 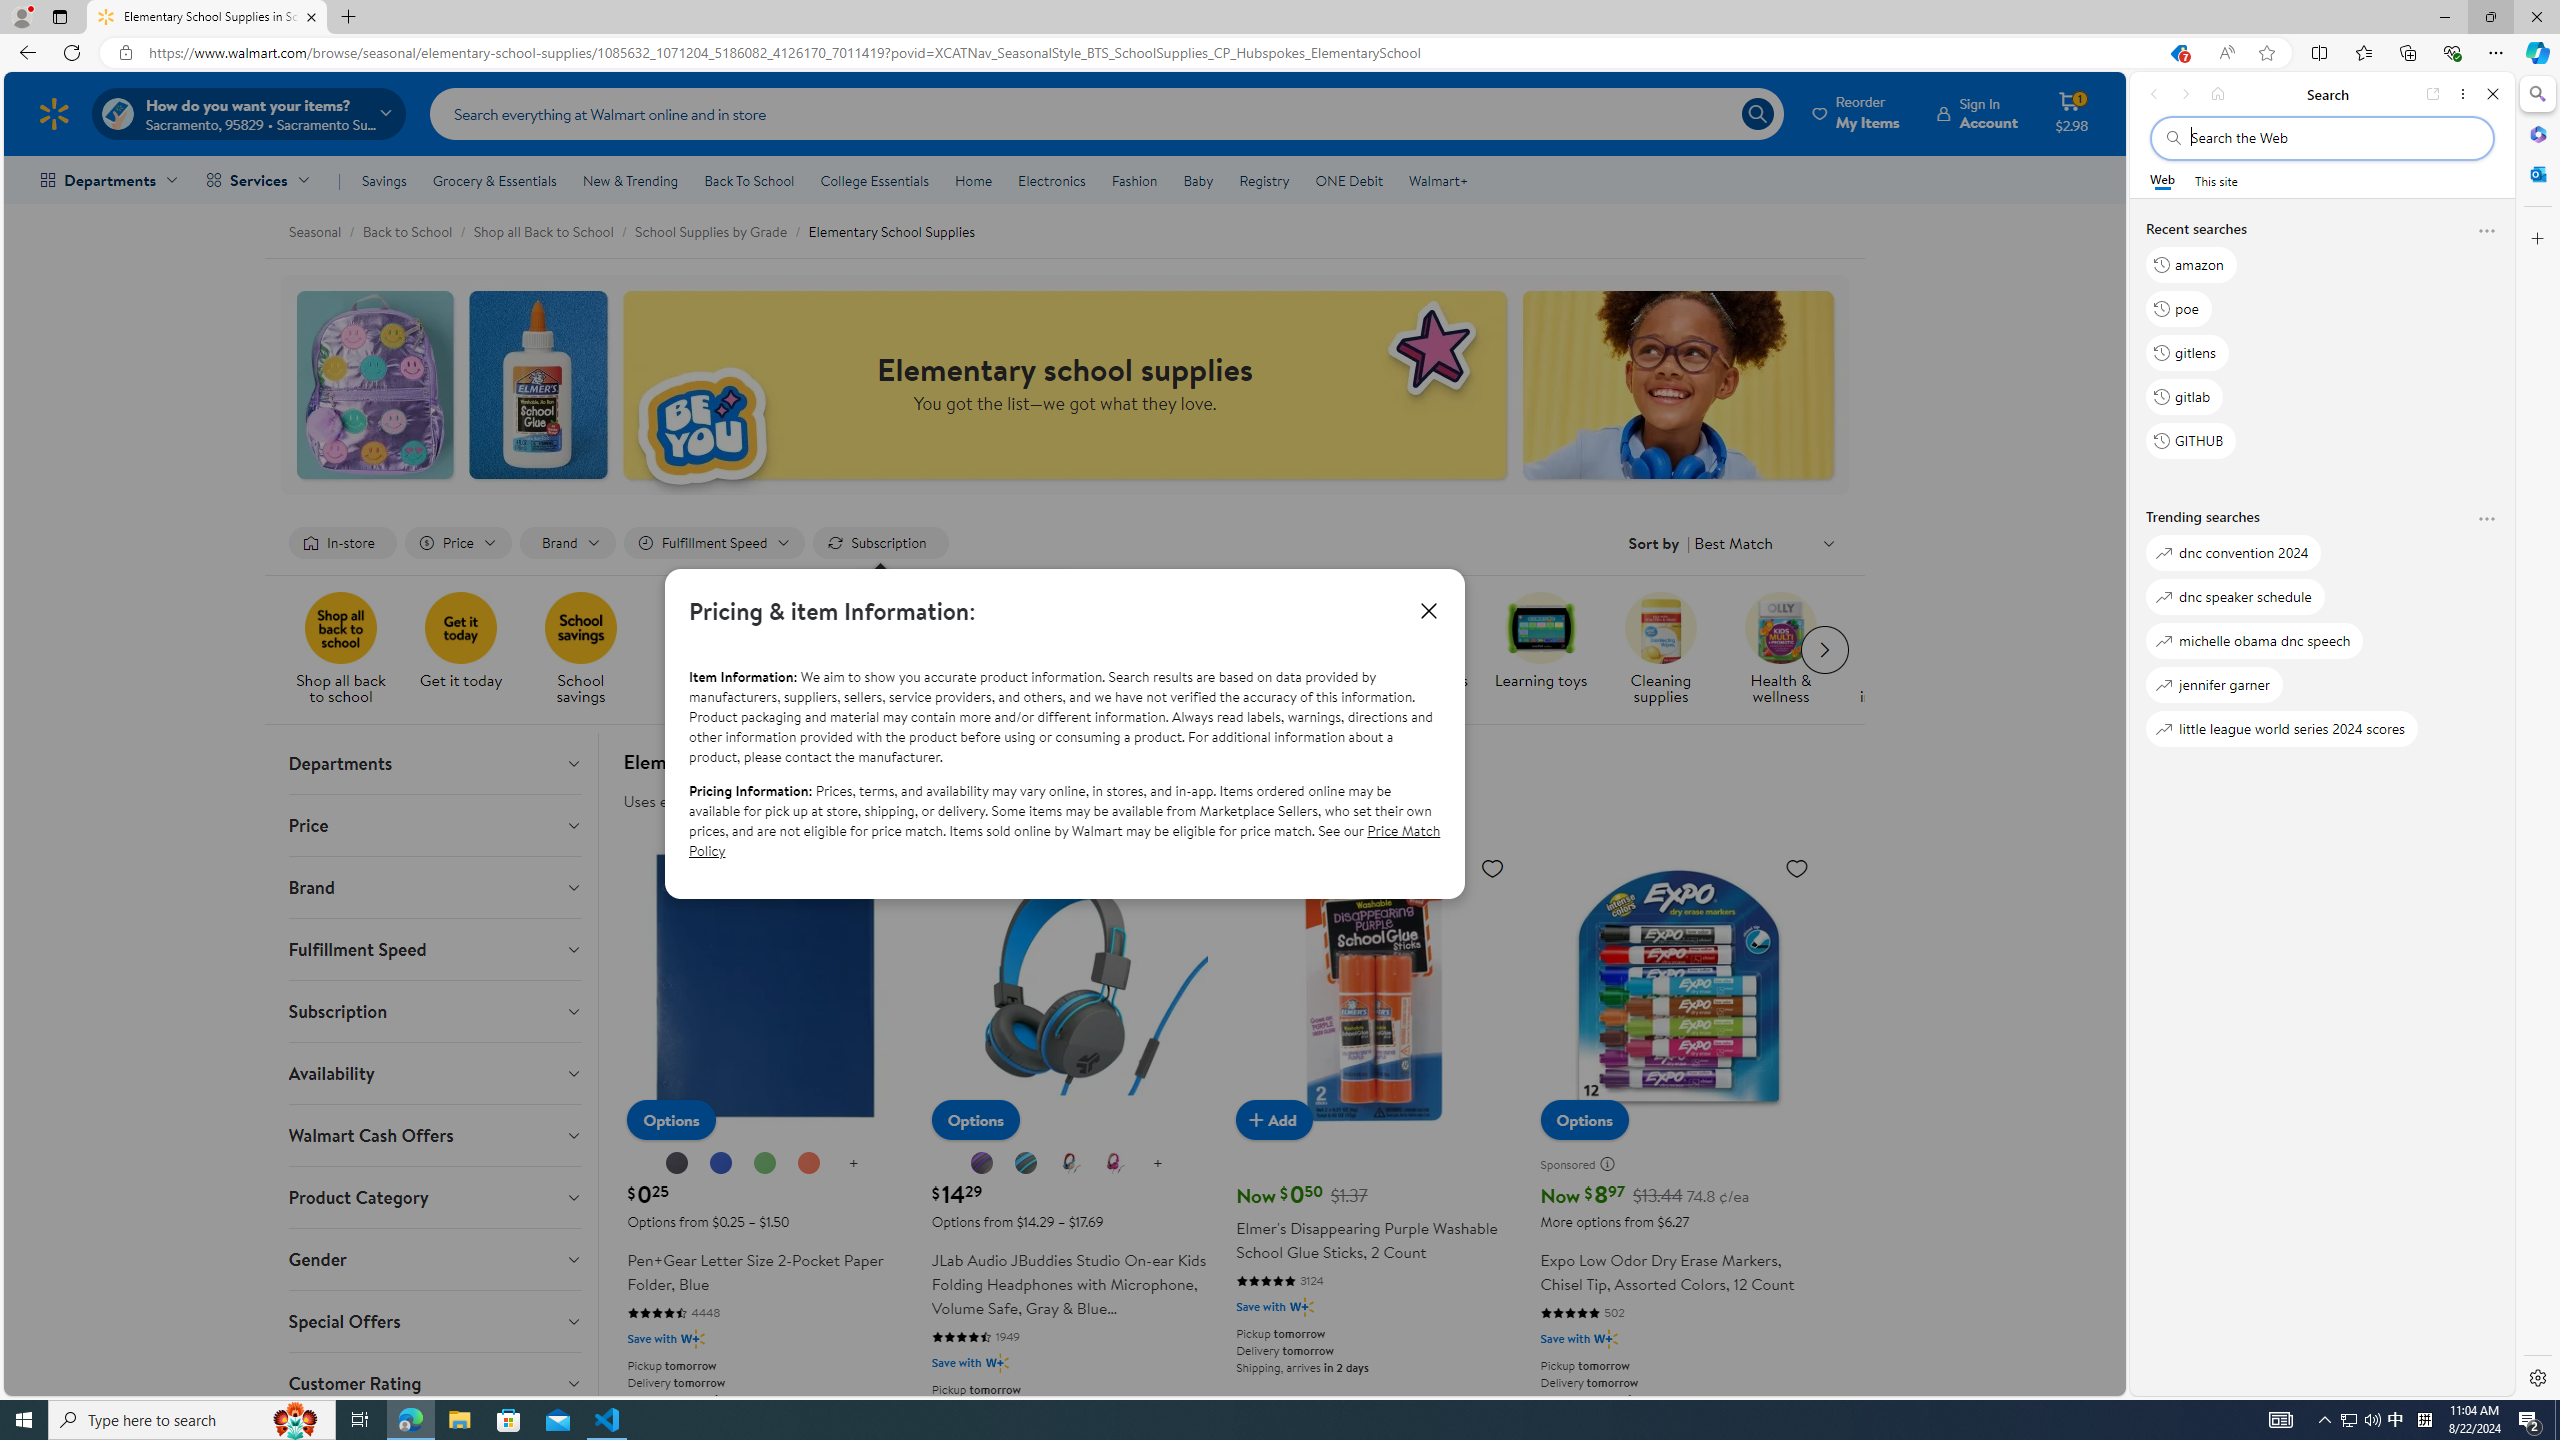 What do you see at coordinates (2184, 395) in the screenshot?
I see `'gitlab'` at bounding box center [2184, 395].